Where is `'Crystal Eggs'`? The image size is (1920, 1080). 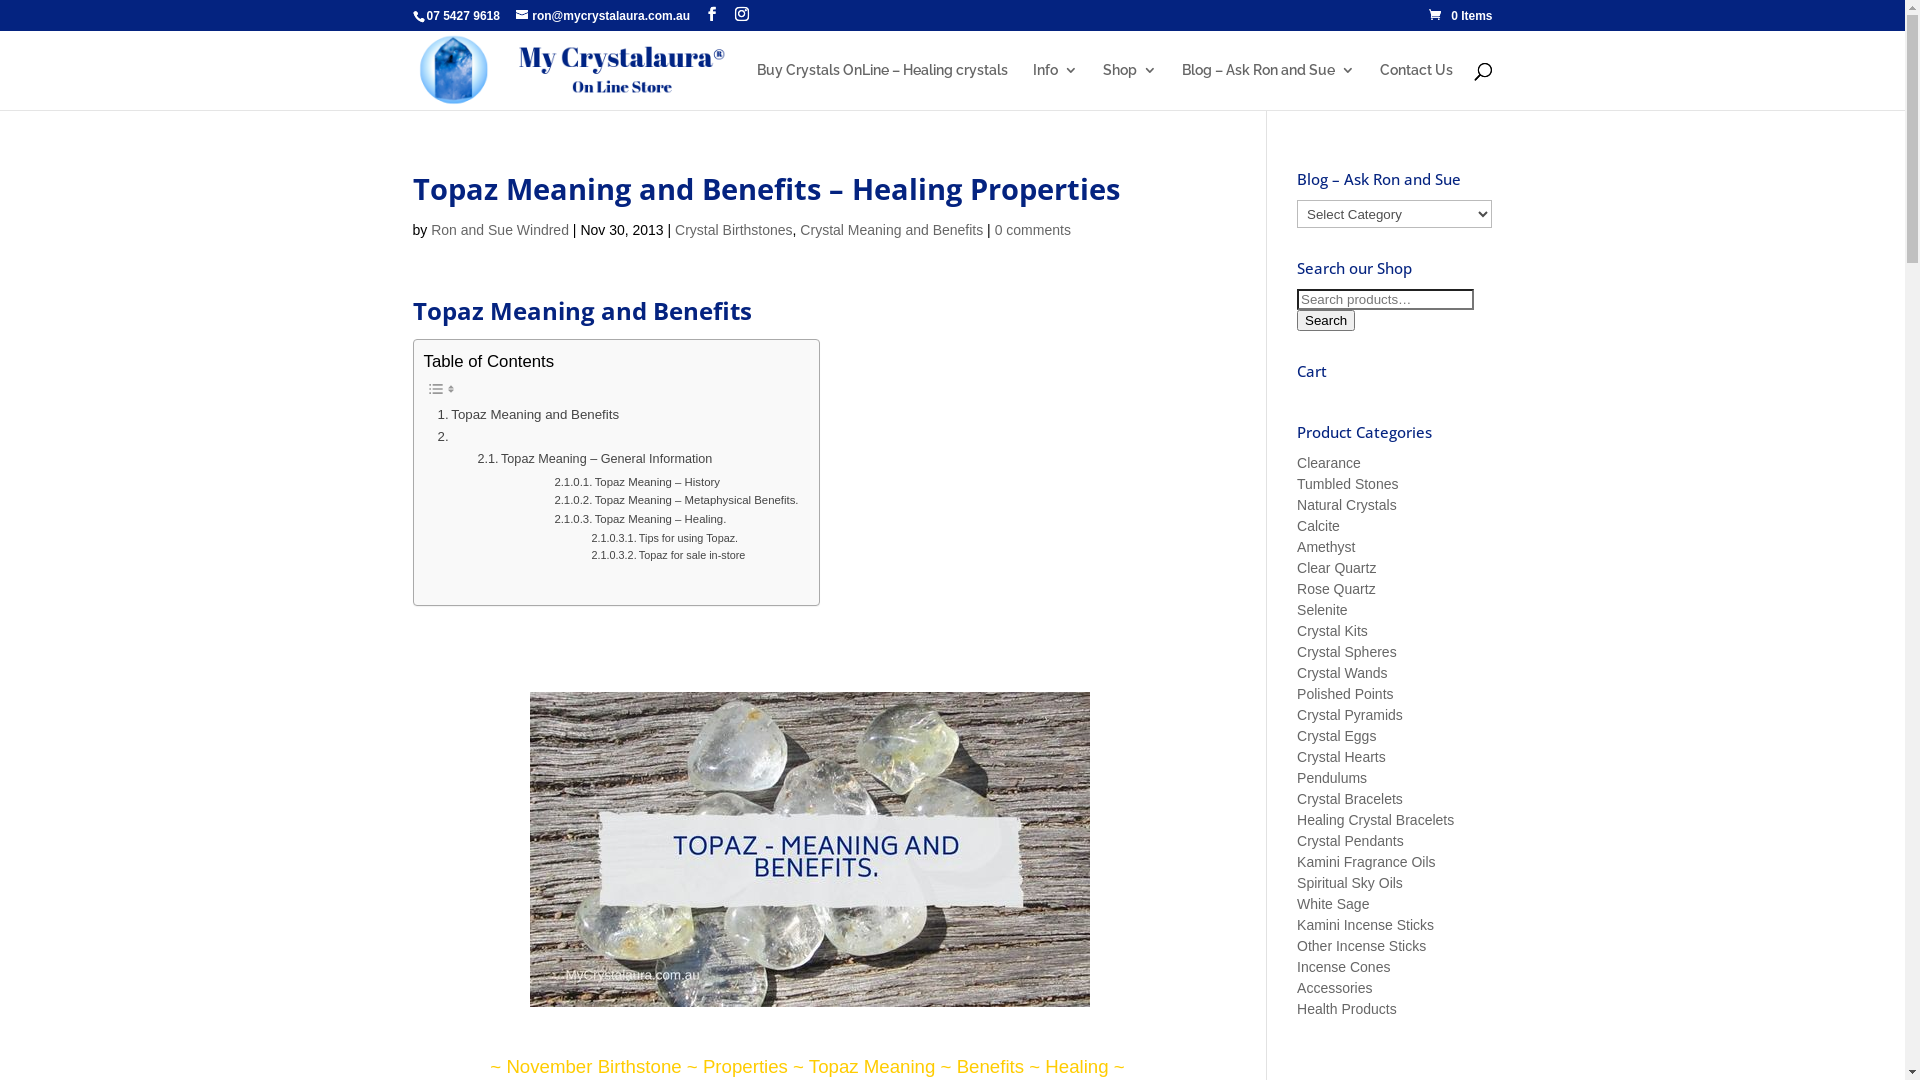
'Crystal Eggs' is located at coordinates (1296, 736).